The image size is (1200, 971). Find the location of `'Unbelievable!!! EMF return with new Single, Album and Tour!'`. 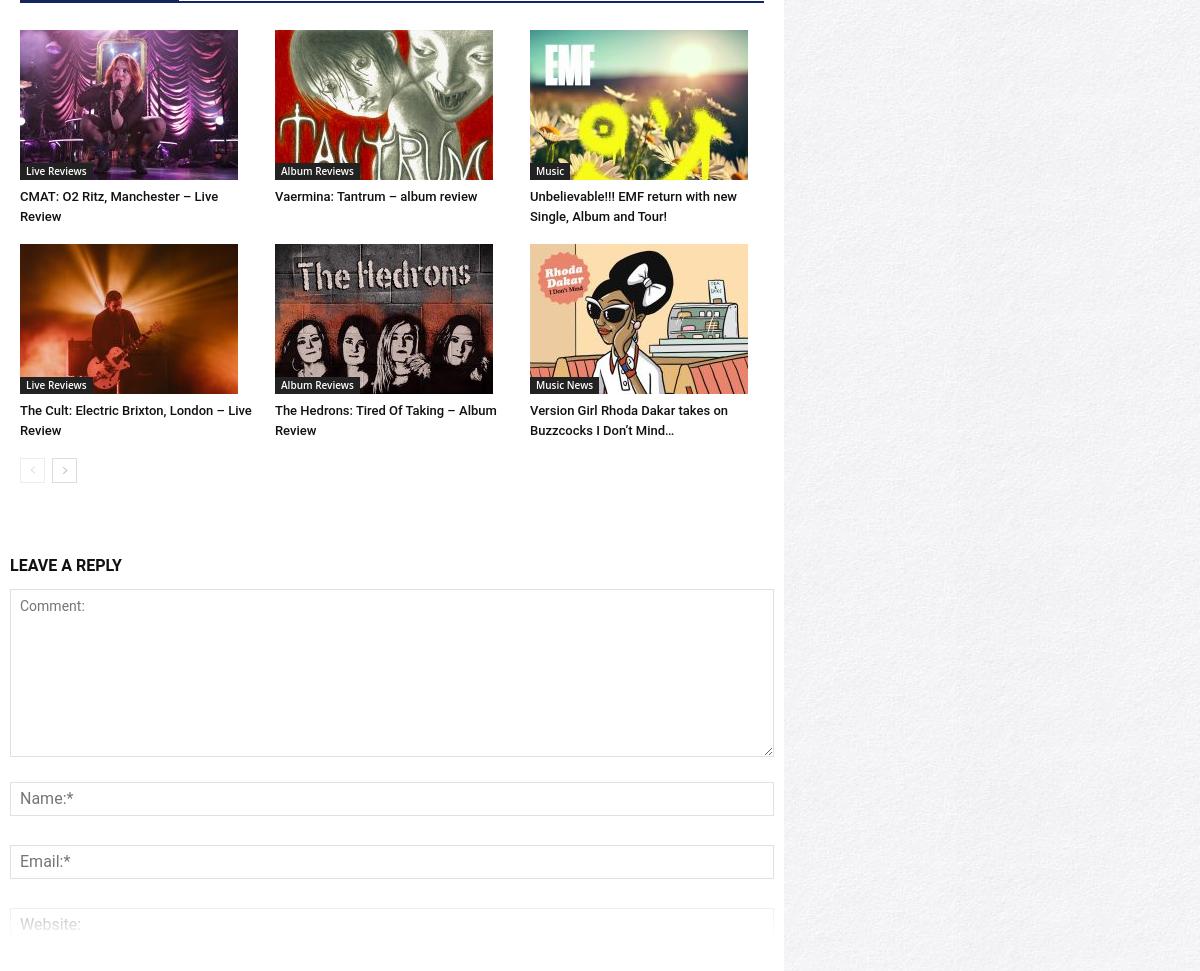

'Unbelievable!!! EMF return with new Single, Album and Tour!' is located at coordinates (633, 274).